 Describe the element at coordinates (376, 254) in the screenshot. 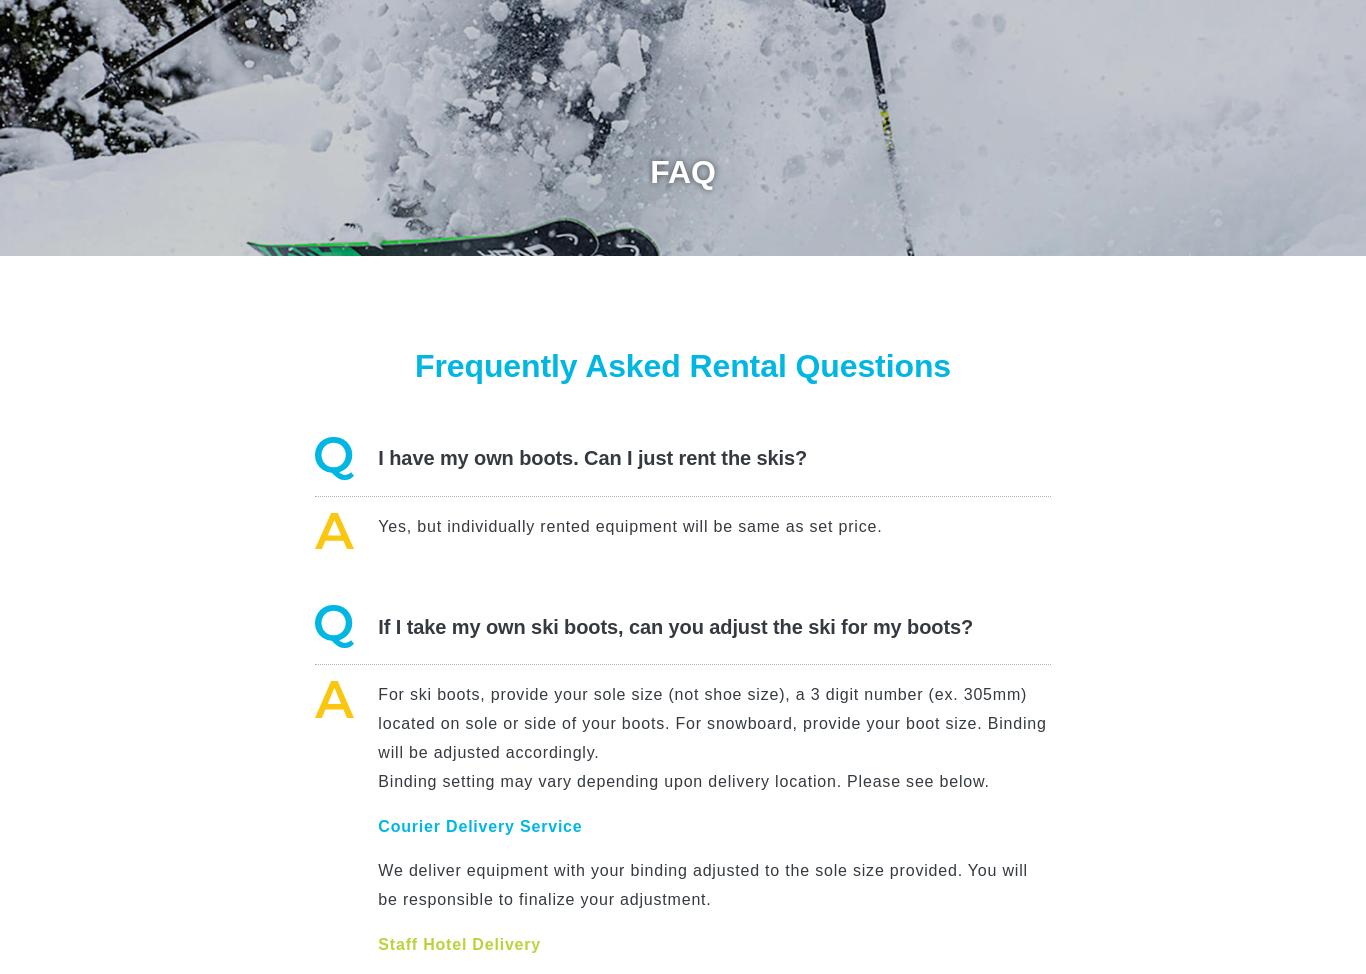

I see `'Can I try on several sizes?'` at that location.